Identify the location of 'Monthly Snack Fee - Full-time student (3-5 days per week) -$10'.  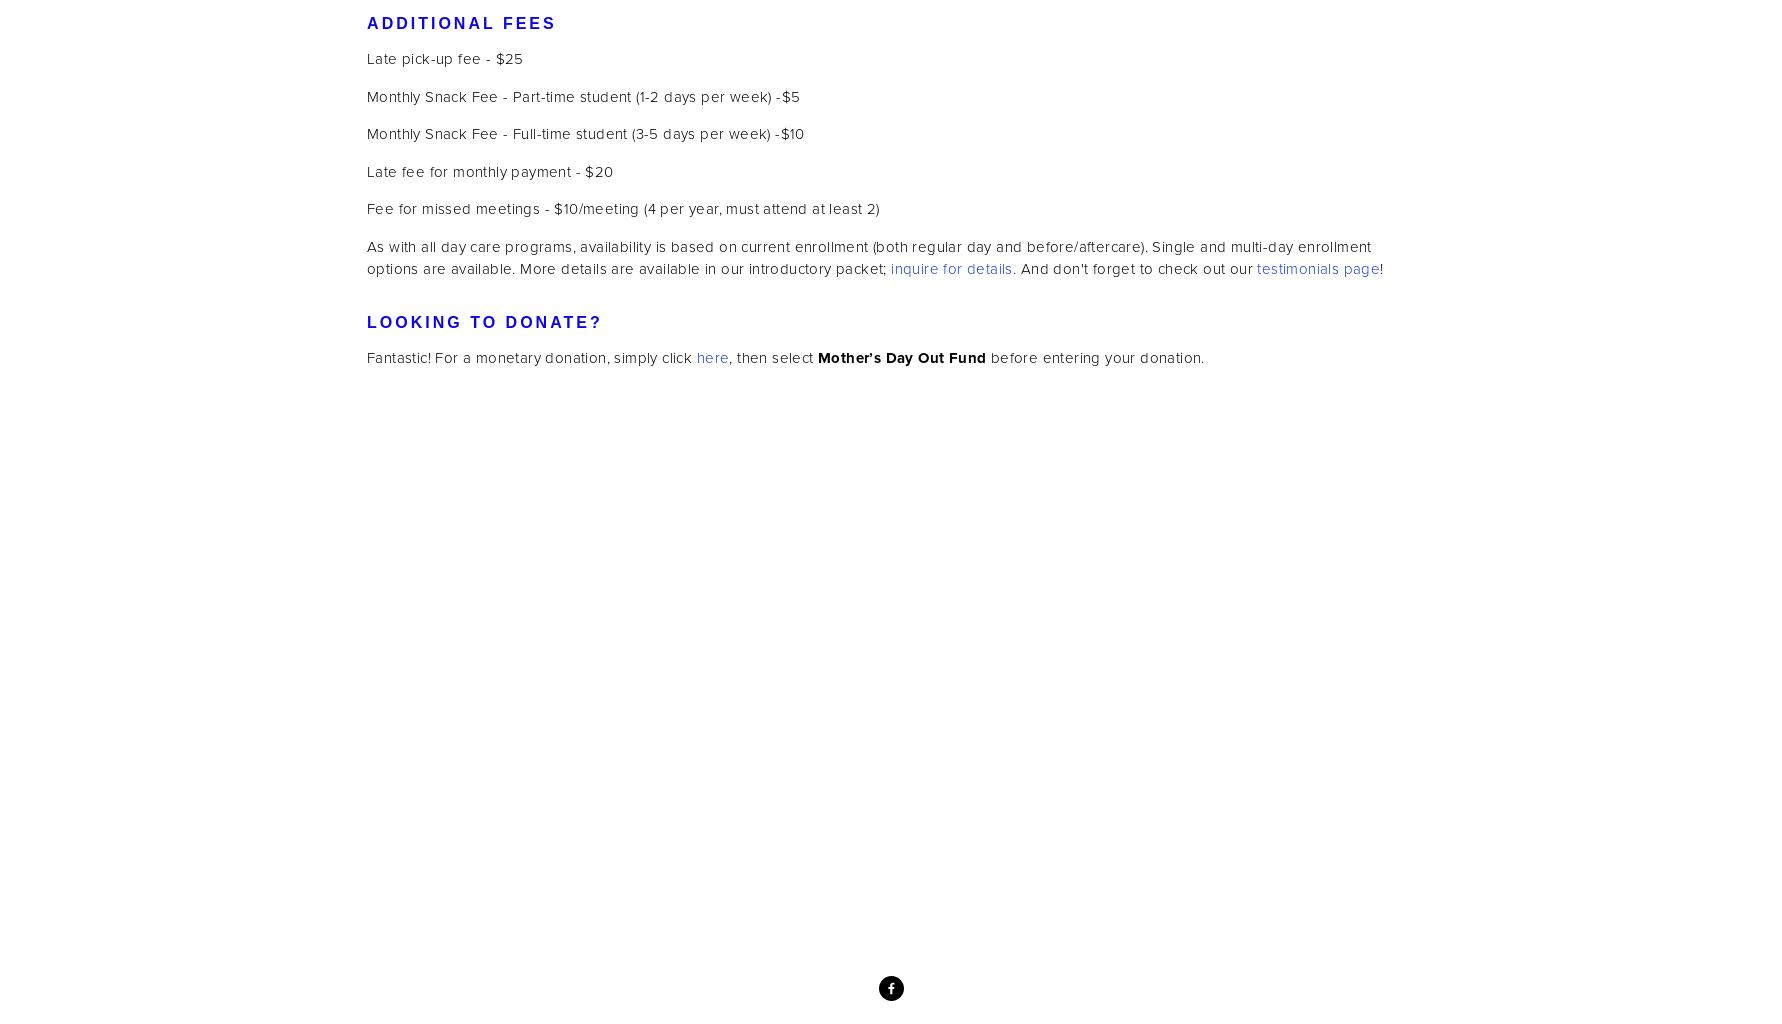
(585, 133).